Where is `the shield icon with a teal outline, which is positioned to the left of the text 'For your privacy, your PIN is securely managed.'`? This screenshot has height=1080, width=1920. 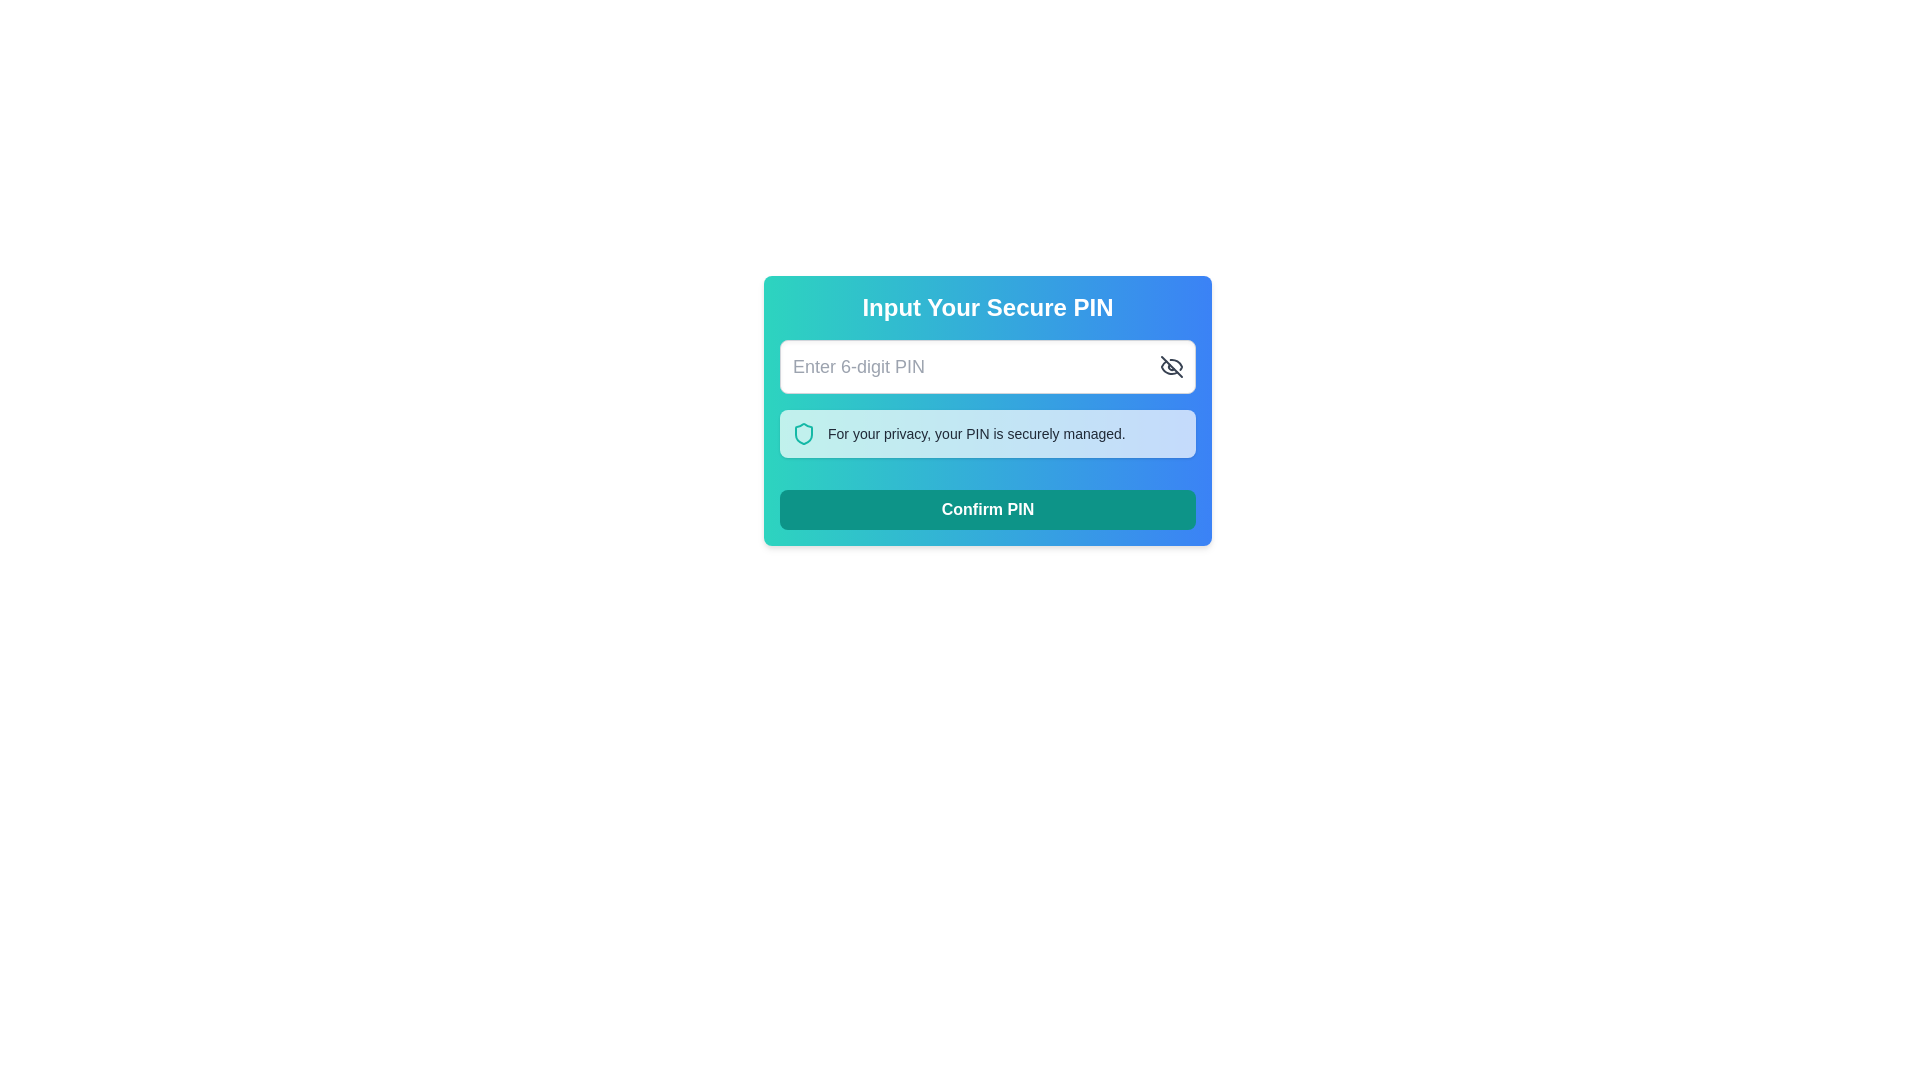 the shield icon with a teal outline, which is positioned to the left of the text 'For your privacy, your PIN is securely managed.' is located at coordinates (804, 433).